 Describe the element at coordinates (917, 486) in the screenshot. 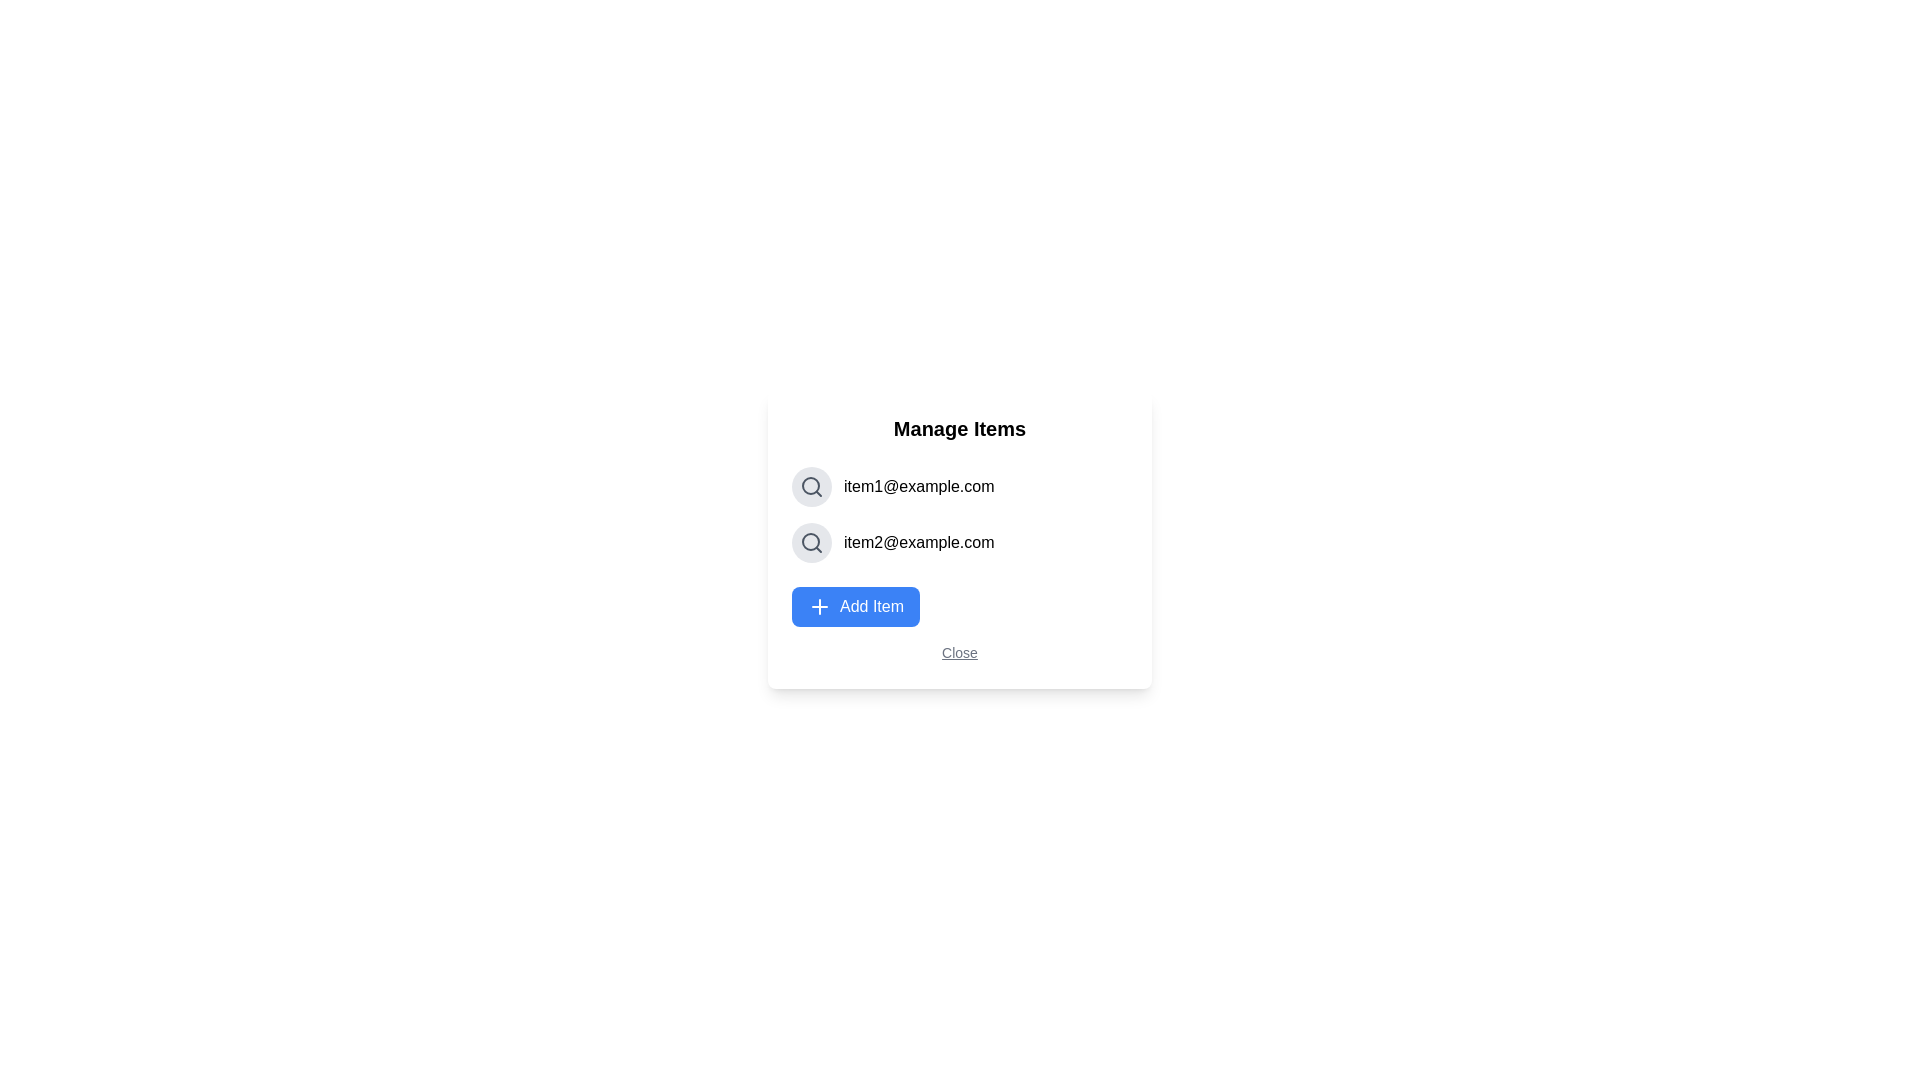

I see `the text 'item1@example.com' to select it` at that location.